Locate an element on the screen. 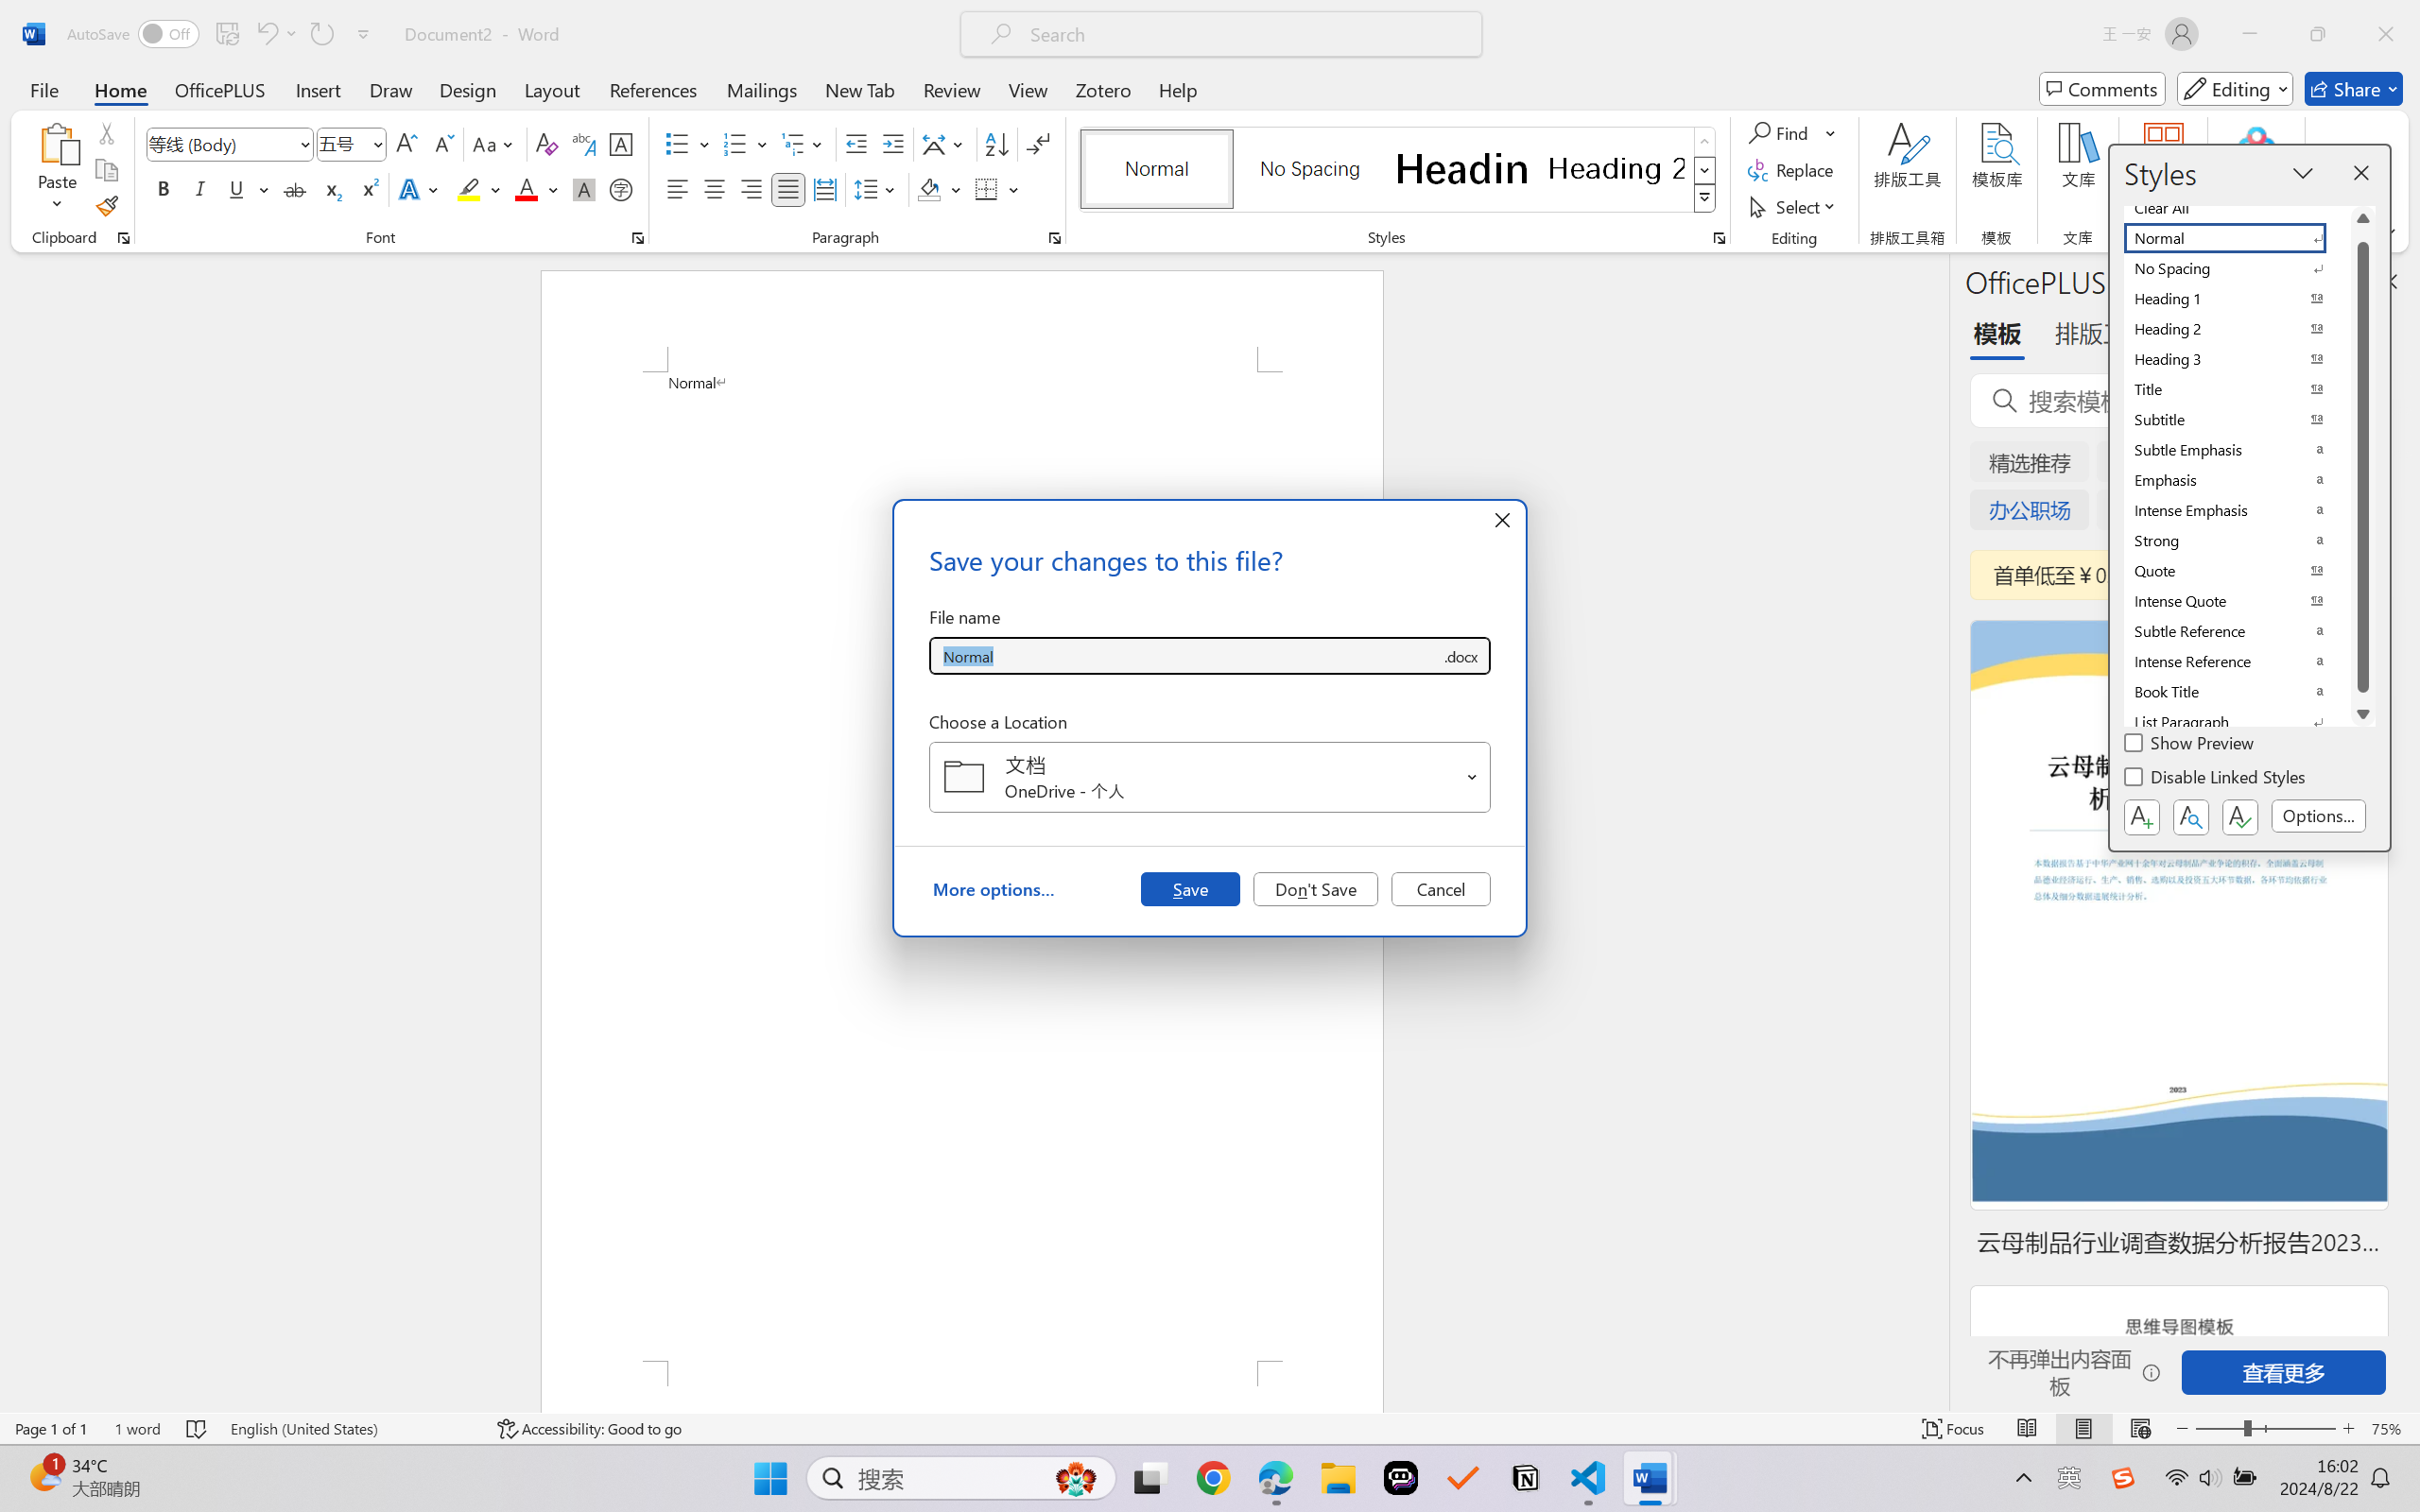 The height and width of the screenshot is (1512, 2420). 'Share' is located at coordinates (2352, 88).